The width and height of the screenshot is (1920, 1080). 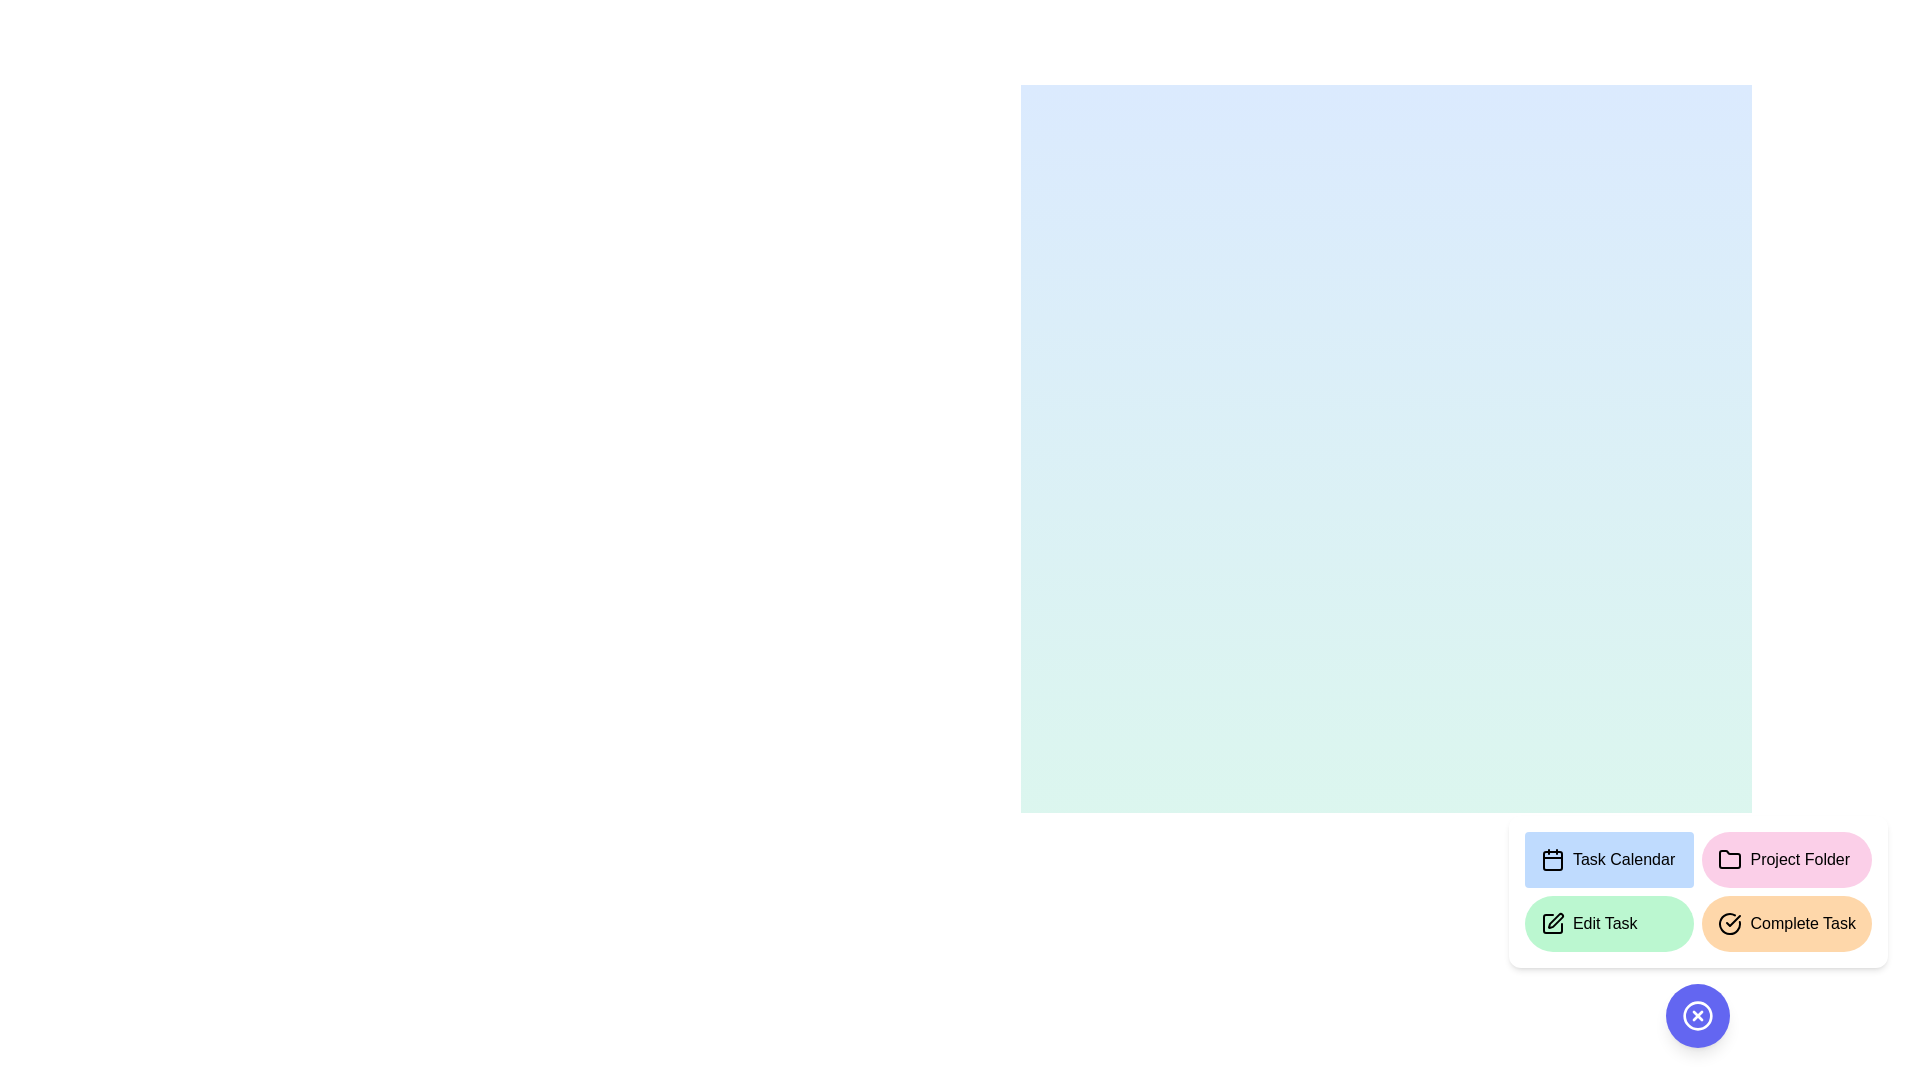 I want to click on the 'Task Calendar' button with a blue background and calendar icon, so click(x=1609, y=859).